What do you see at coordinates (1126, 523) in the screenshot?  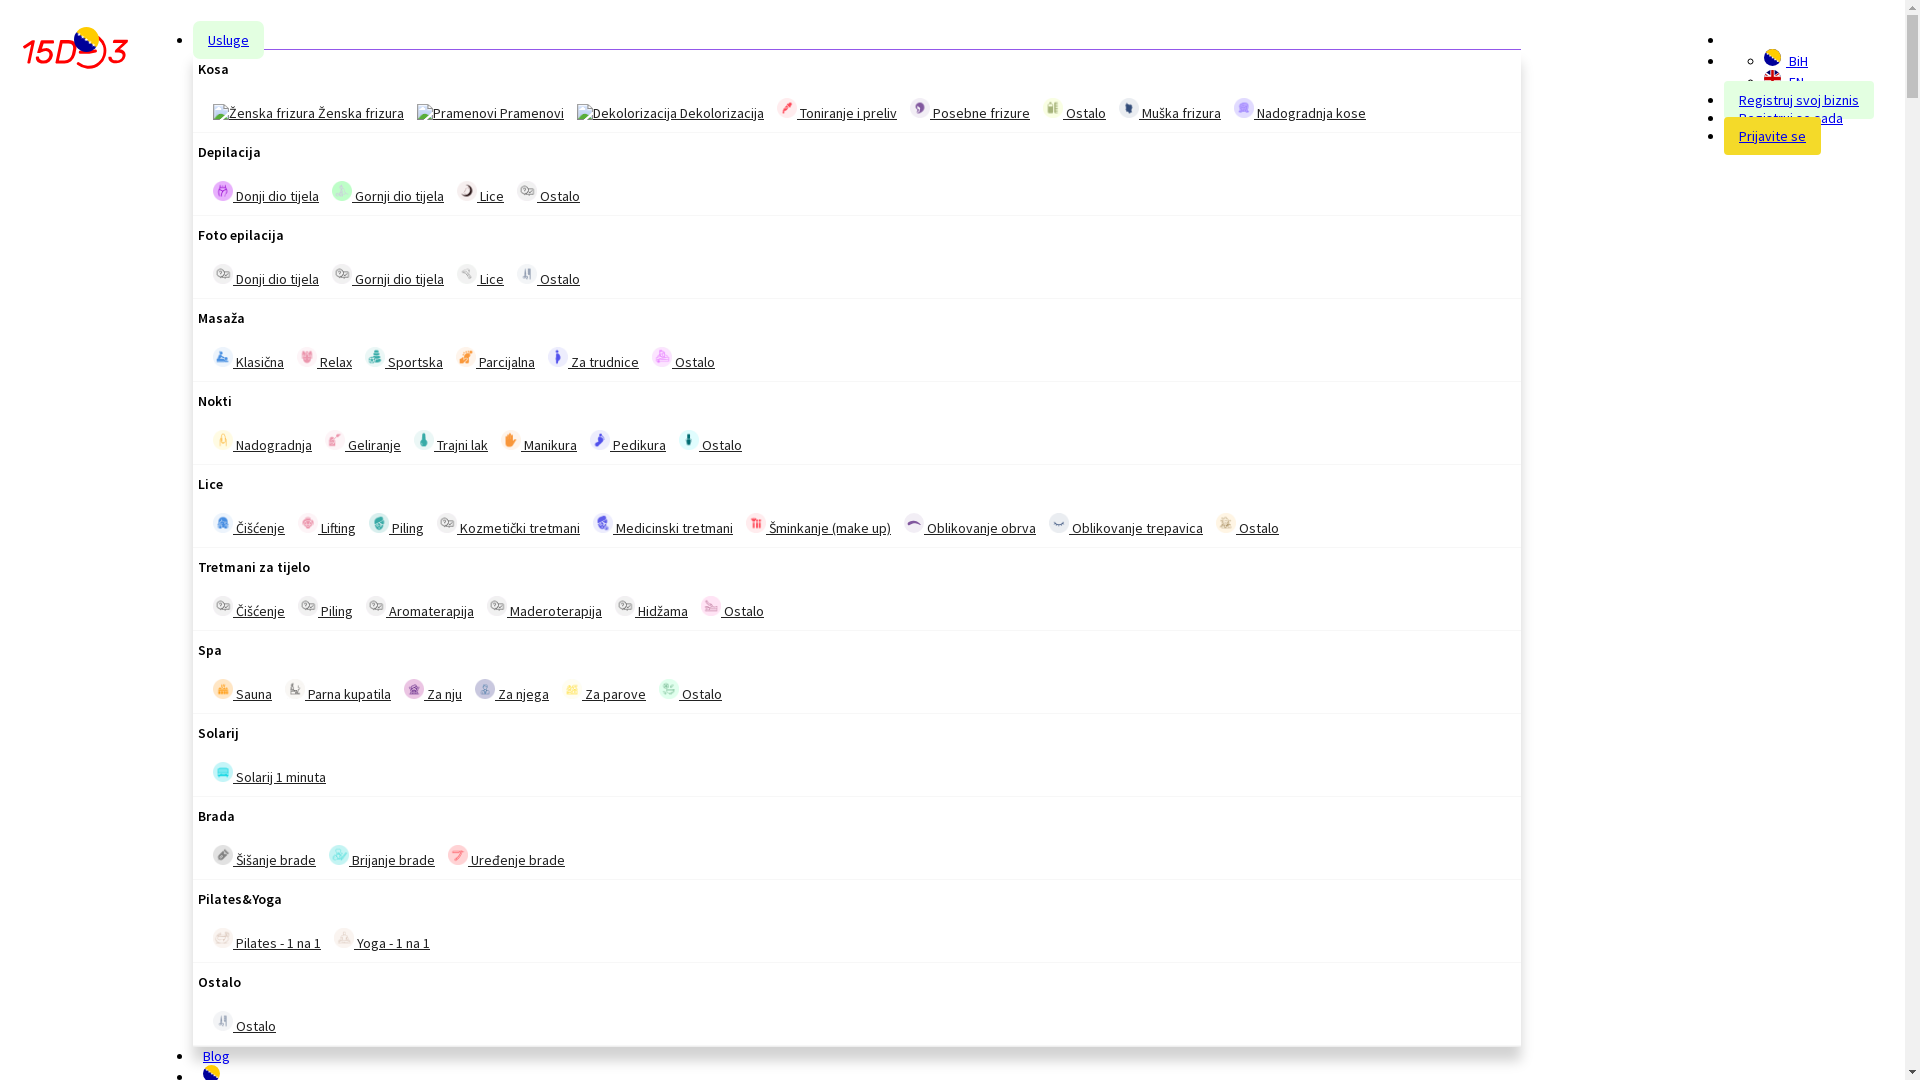 I see `'Oblikovanje trepavica'` at bounding box center [1126, 523].